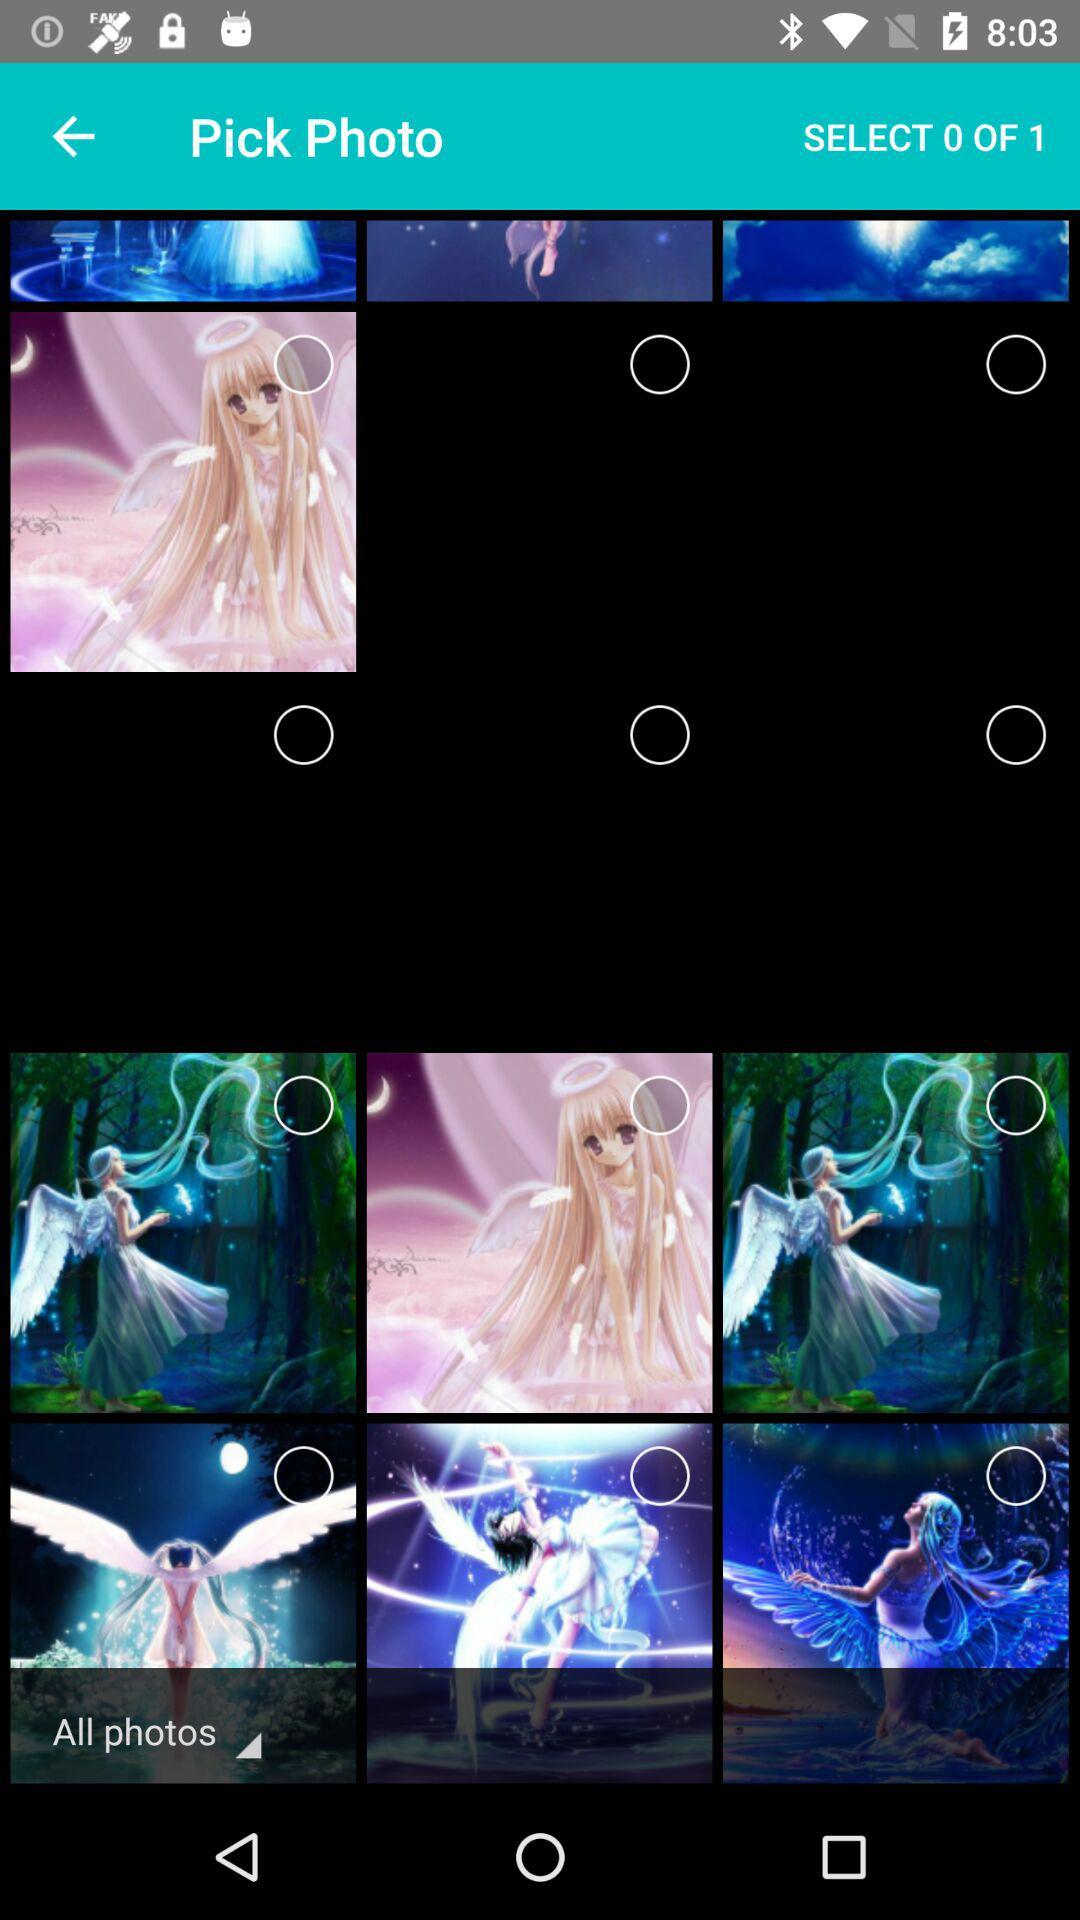 The image size is (1080, 1920). What do you see at coordinates (303, 1476) in the screenshot?
I see `editing photos` at bounding box center [303, 1476].